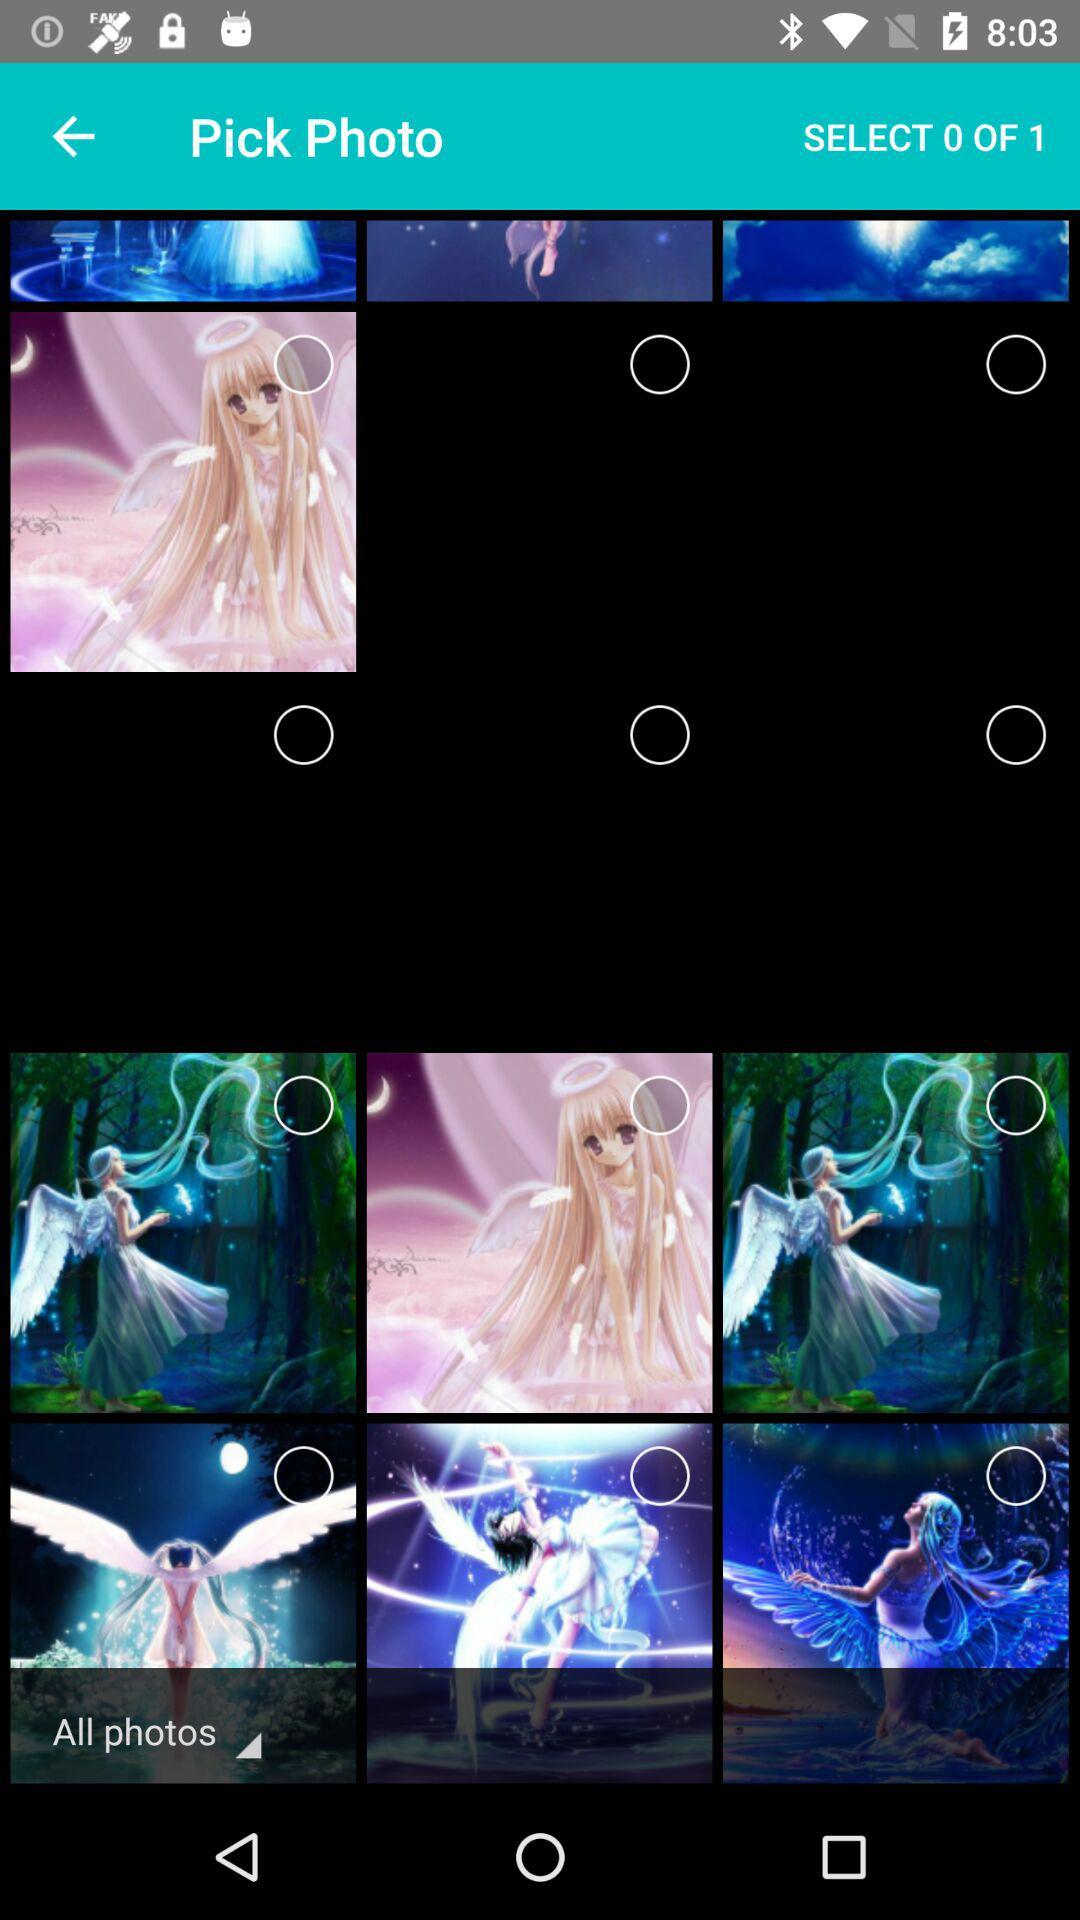 The image size is (1080, 1920). What do you see at coordinates (303, 1476) in the screenshot?
I see `editing photos` at bounding box center [303, 1476].